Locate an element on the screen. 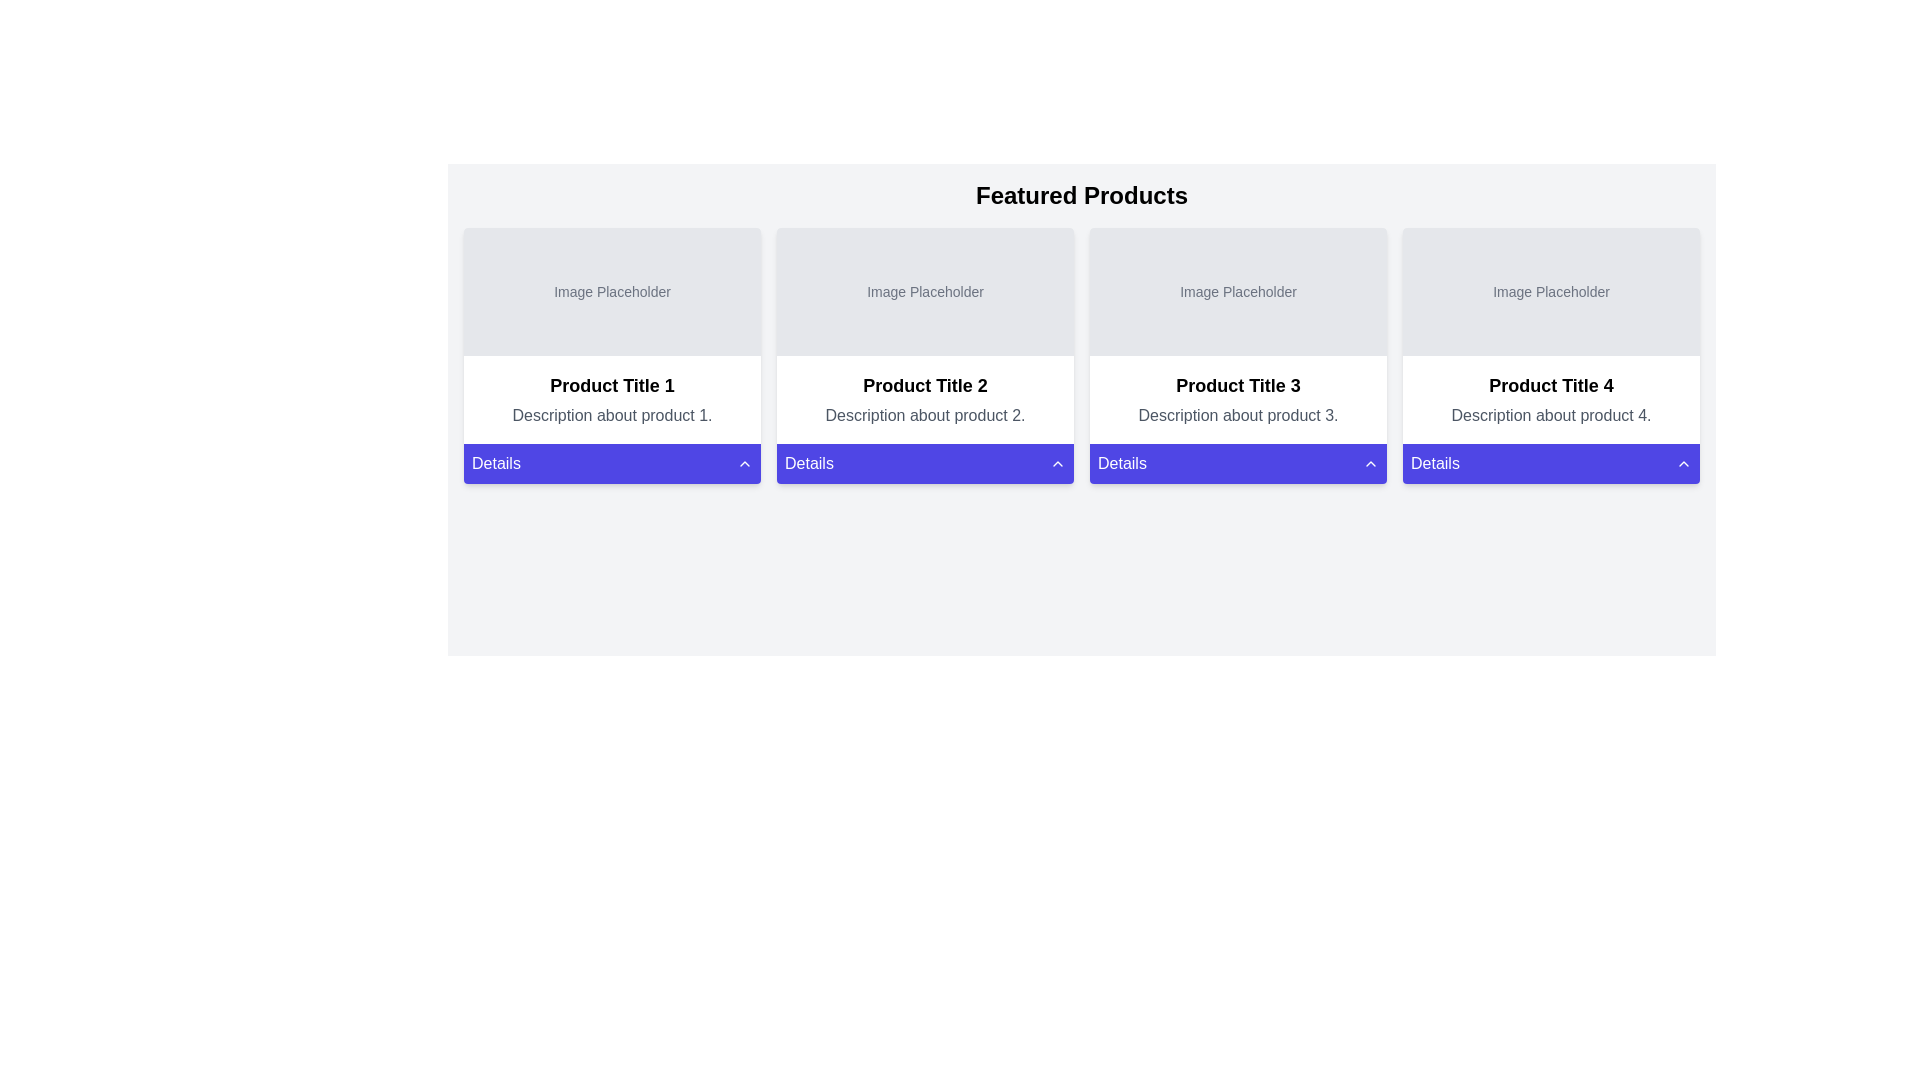 This screenshot has width=1920, height=1080. the 'Image Placeholder' component, which is a rectangular area with a light gray background and centered text, located at the top of the card labeled 'Product Title 3' is located at coordinates (1237, 292).